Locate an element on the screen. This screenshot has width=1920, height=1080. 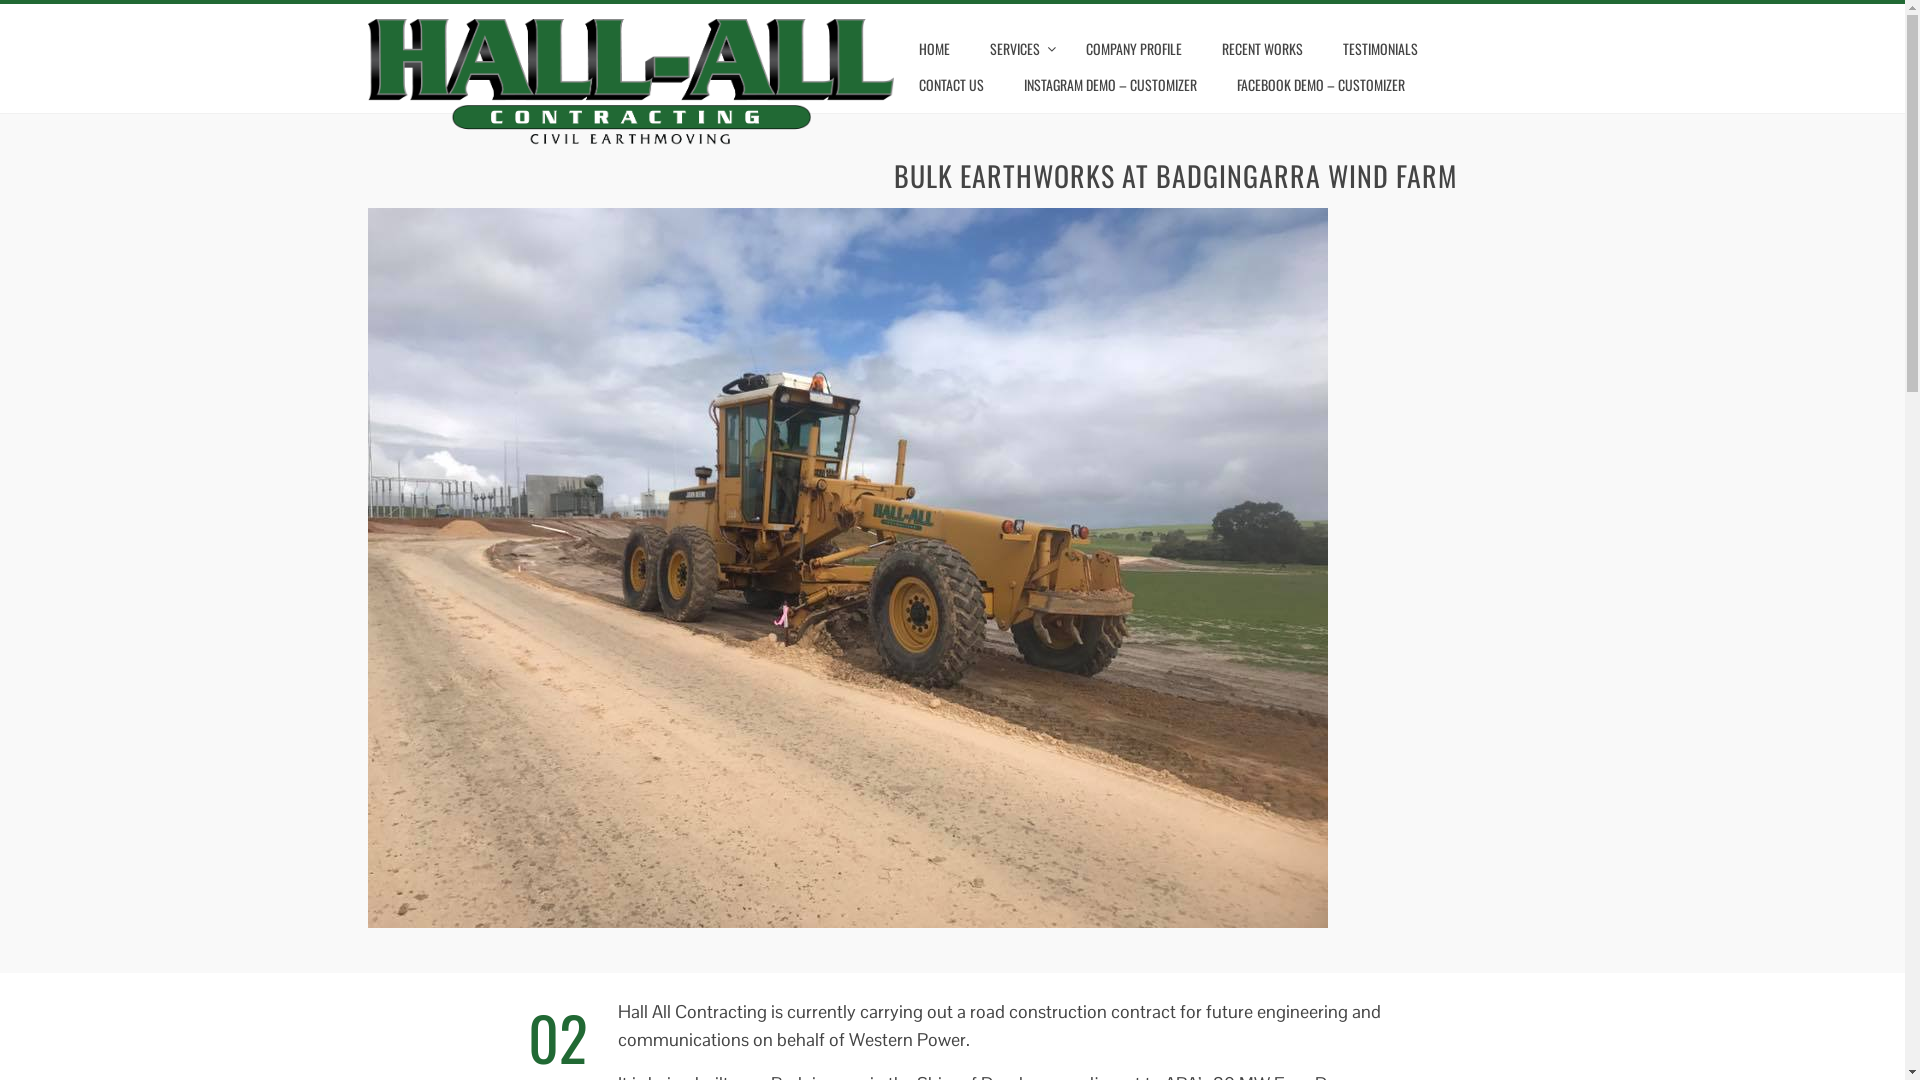
'COMPANY PROFILE' is located at coordinates (1133, 48).